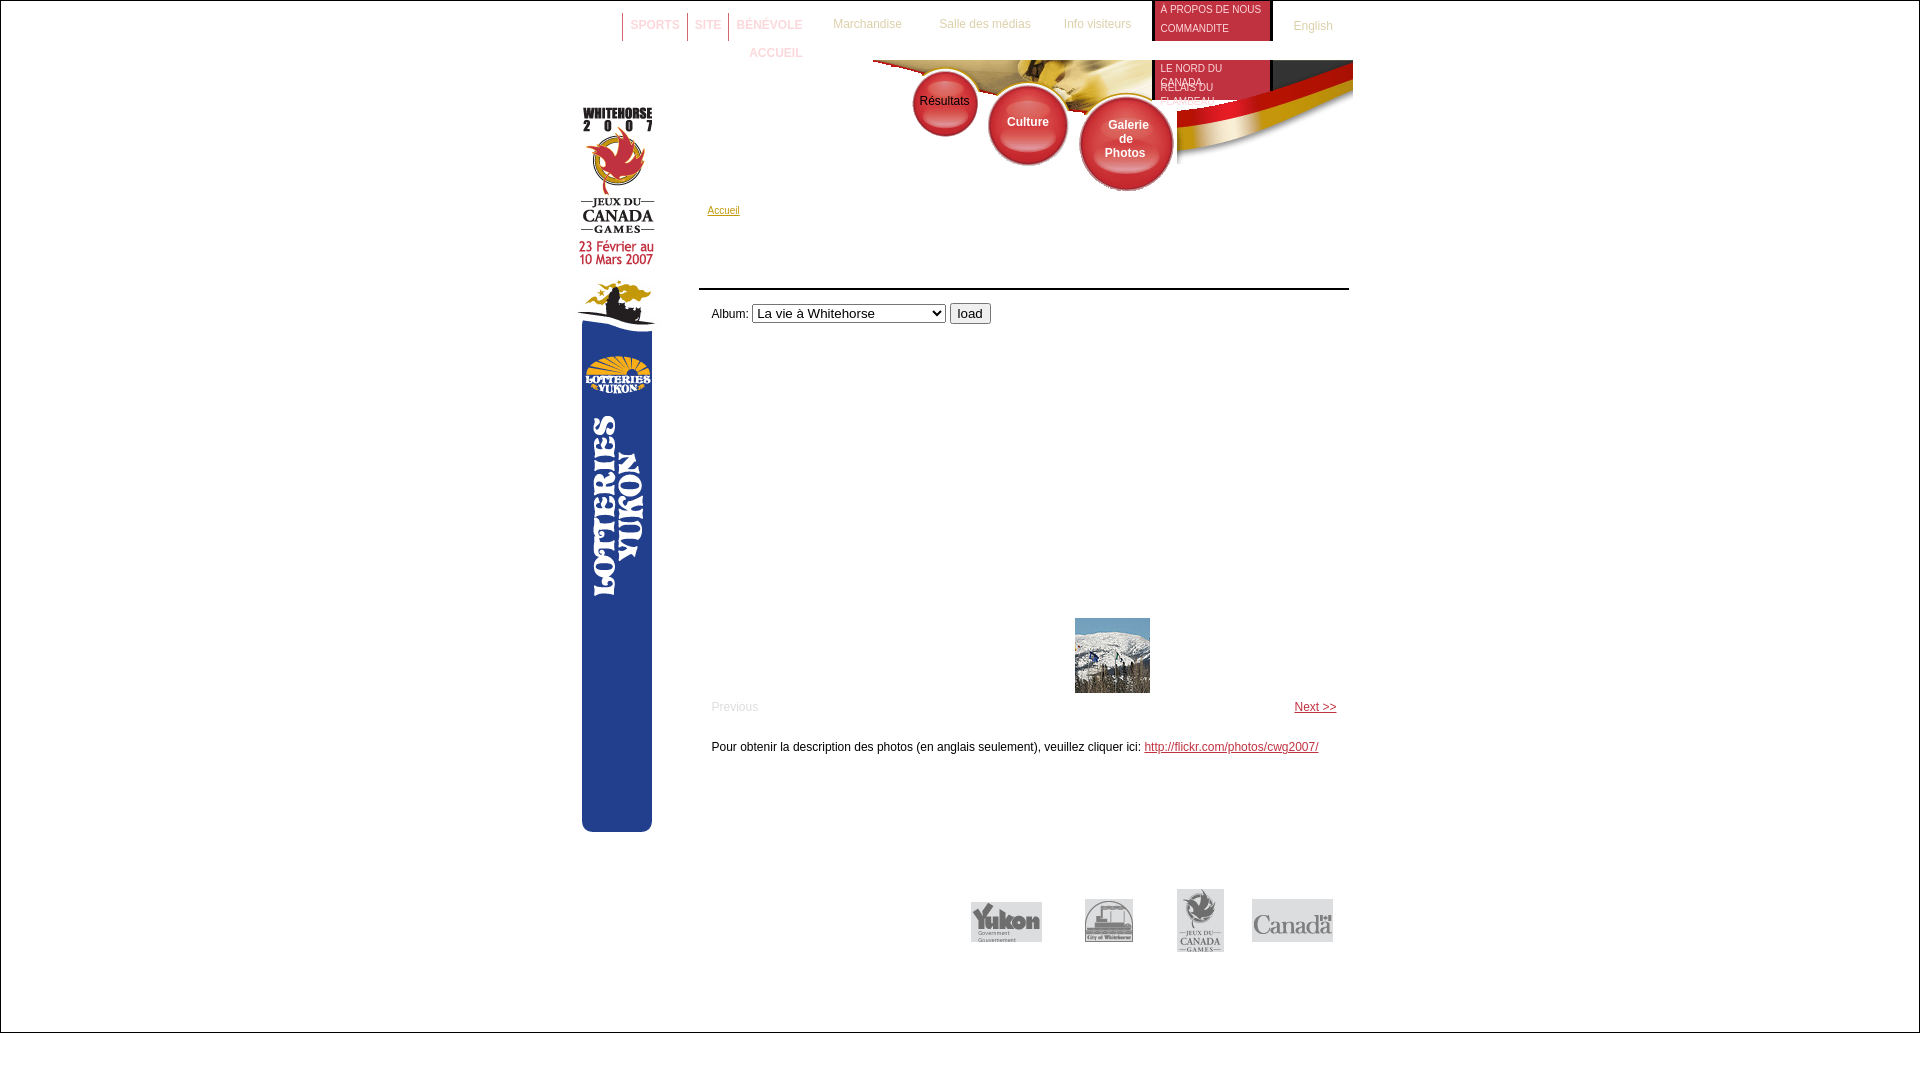  What do you see at coordinates (723, 210) in the screenshot?
I see `'Accueil'` at bounding box center [723, 210].